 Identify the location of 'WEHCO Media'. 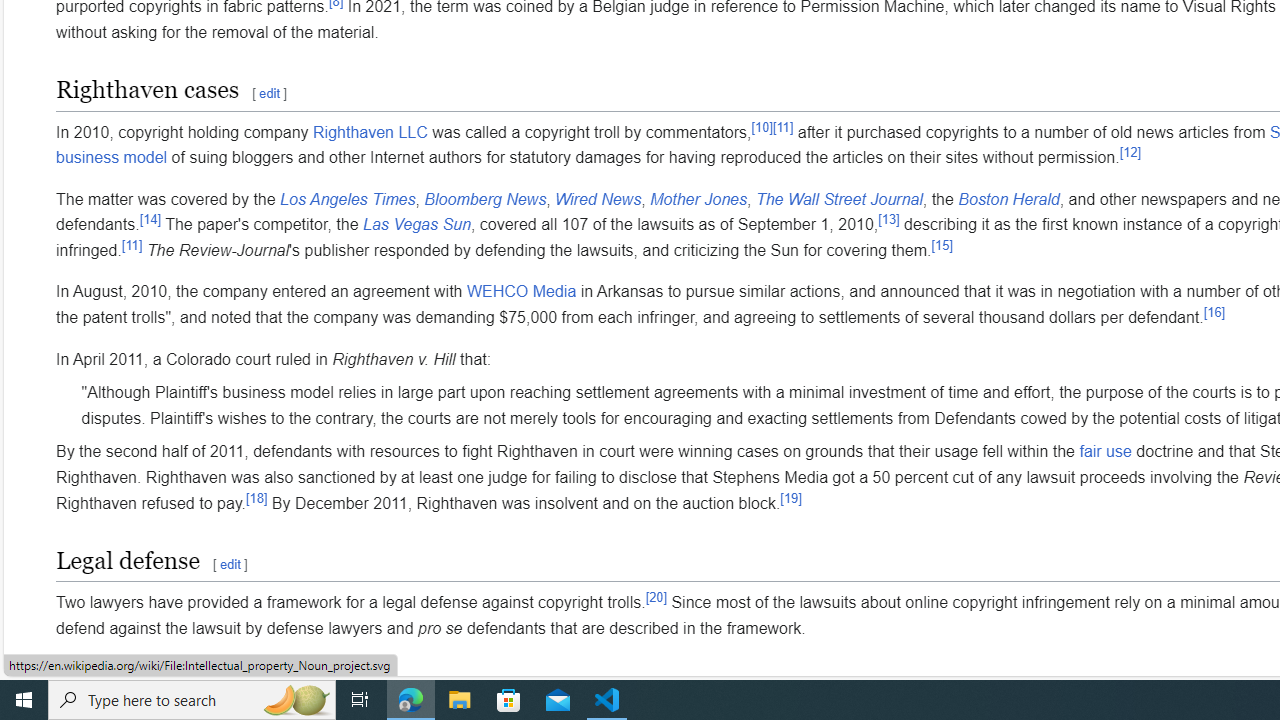
(521, 291).